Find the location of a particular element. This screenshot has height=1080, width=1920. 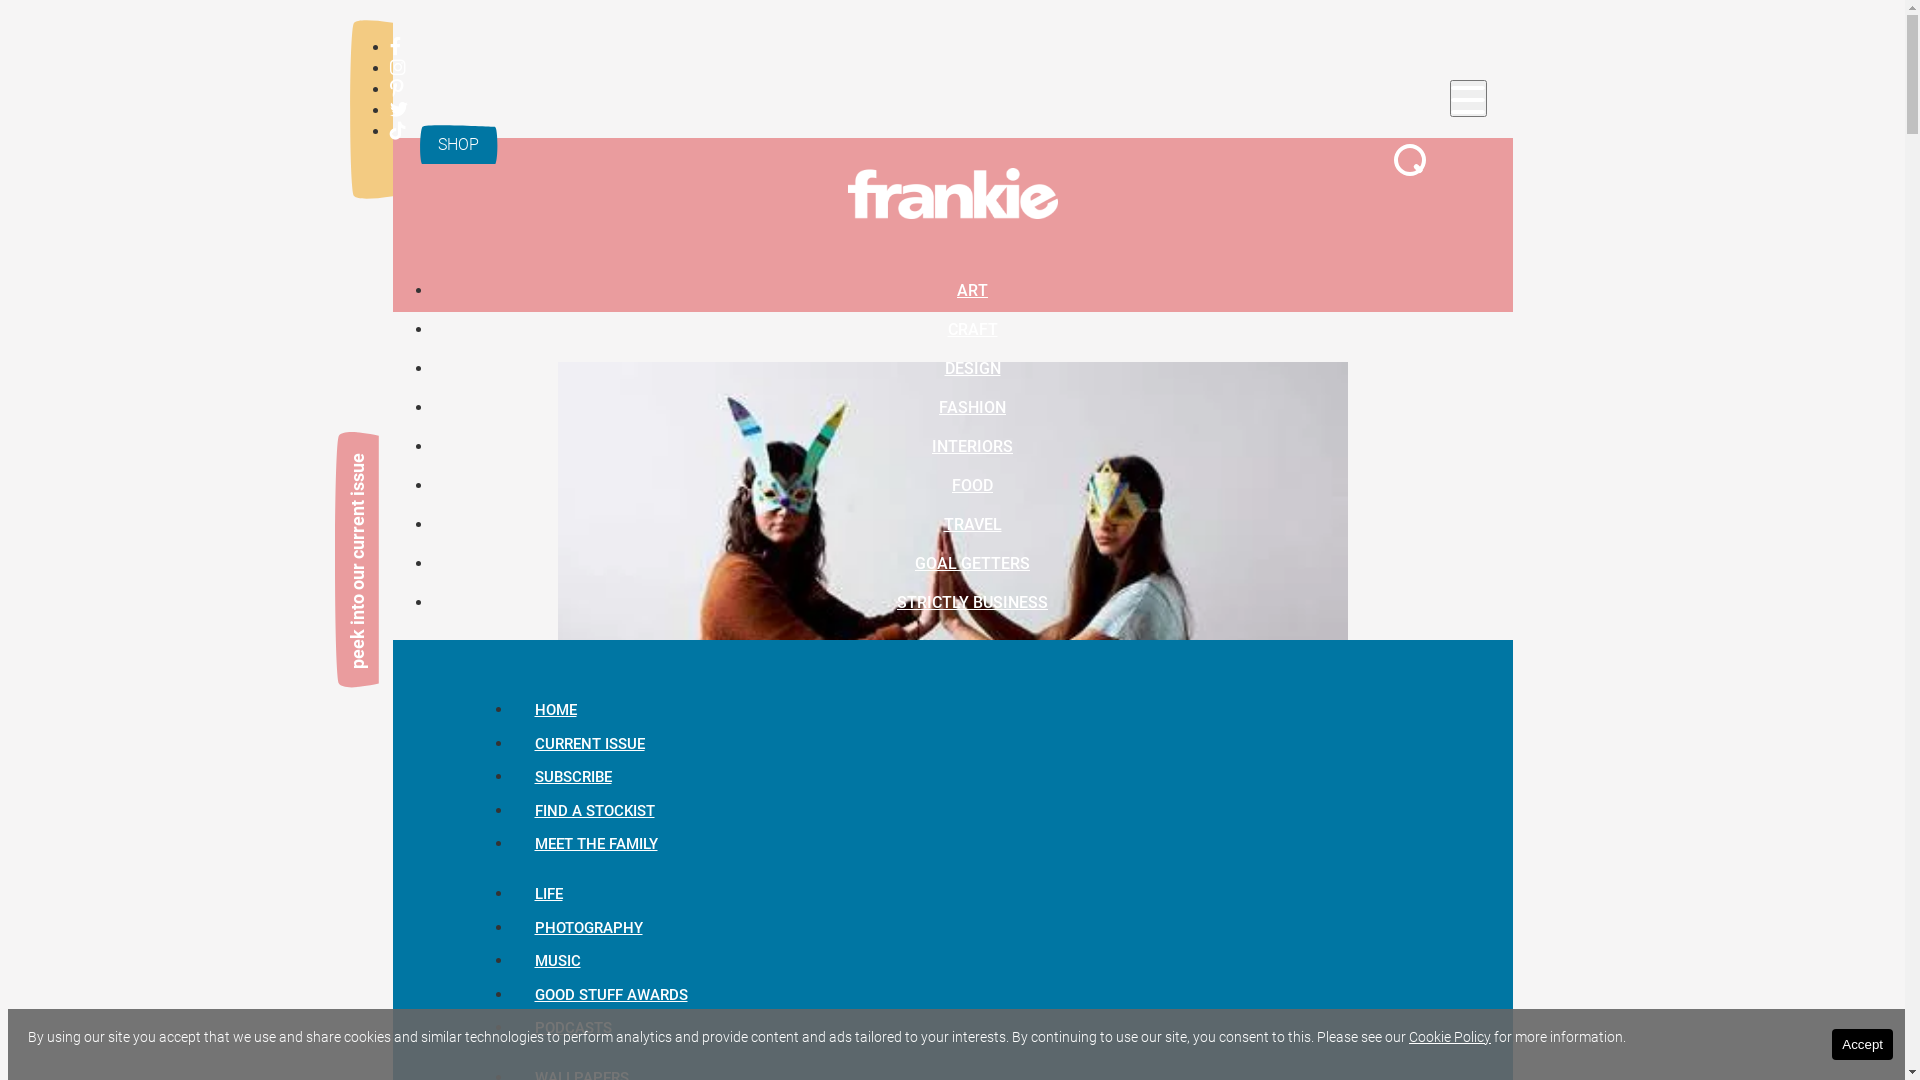

'CRAFT' is located at coordinates (973, 327).